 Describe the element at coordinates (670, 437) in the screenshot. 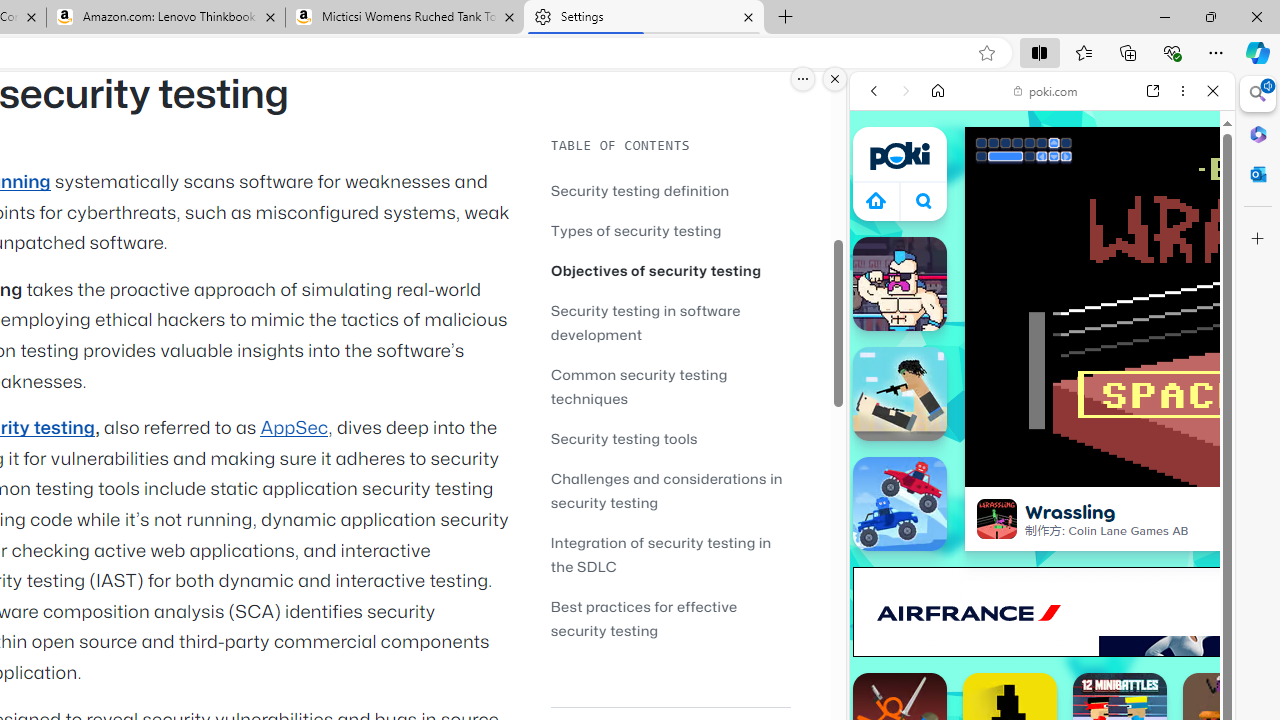

I see `'Security testing tools'` at that location.